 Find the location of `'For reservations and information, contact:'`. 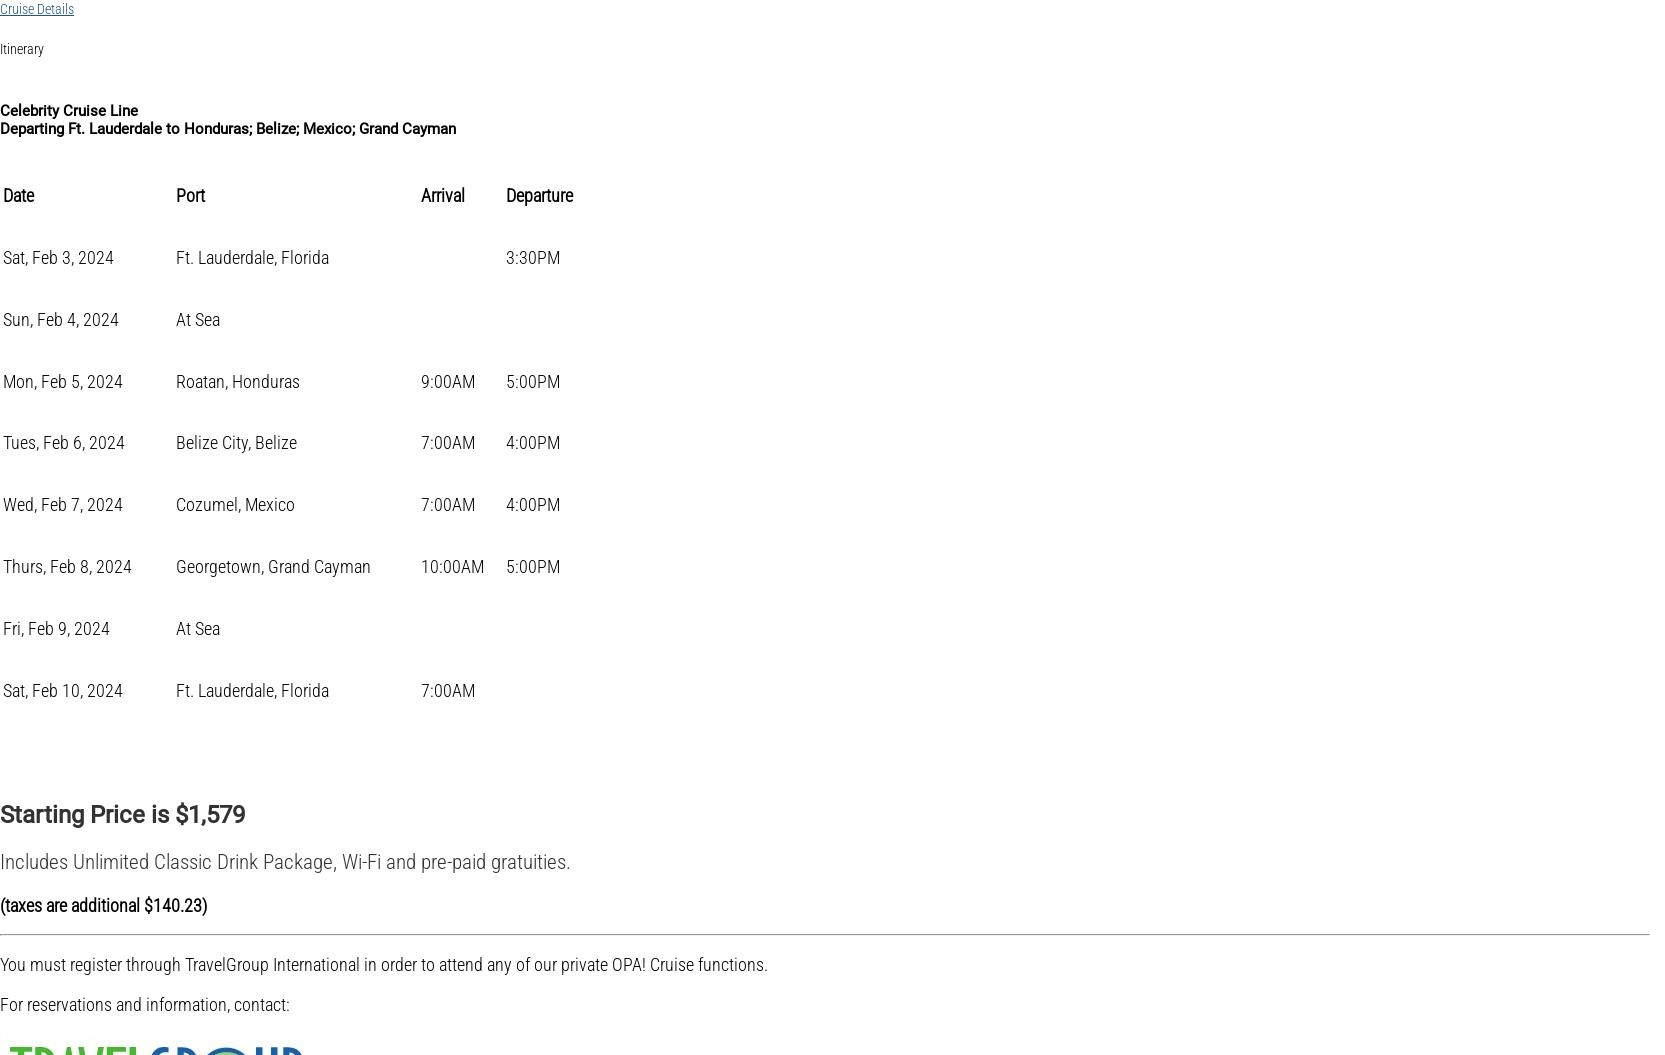

'For reservations and information, contact:' is located at coordinates (144, 1002).